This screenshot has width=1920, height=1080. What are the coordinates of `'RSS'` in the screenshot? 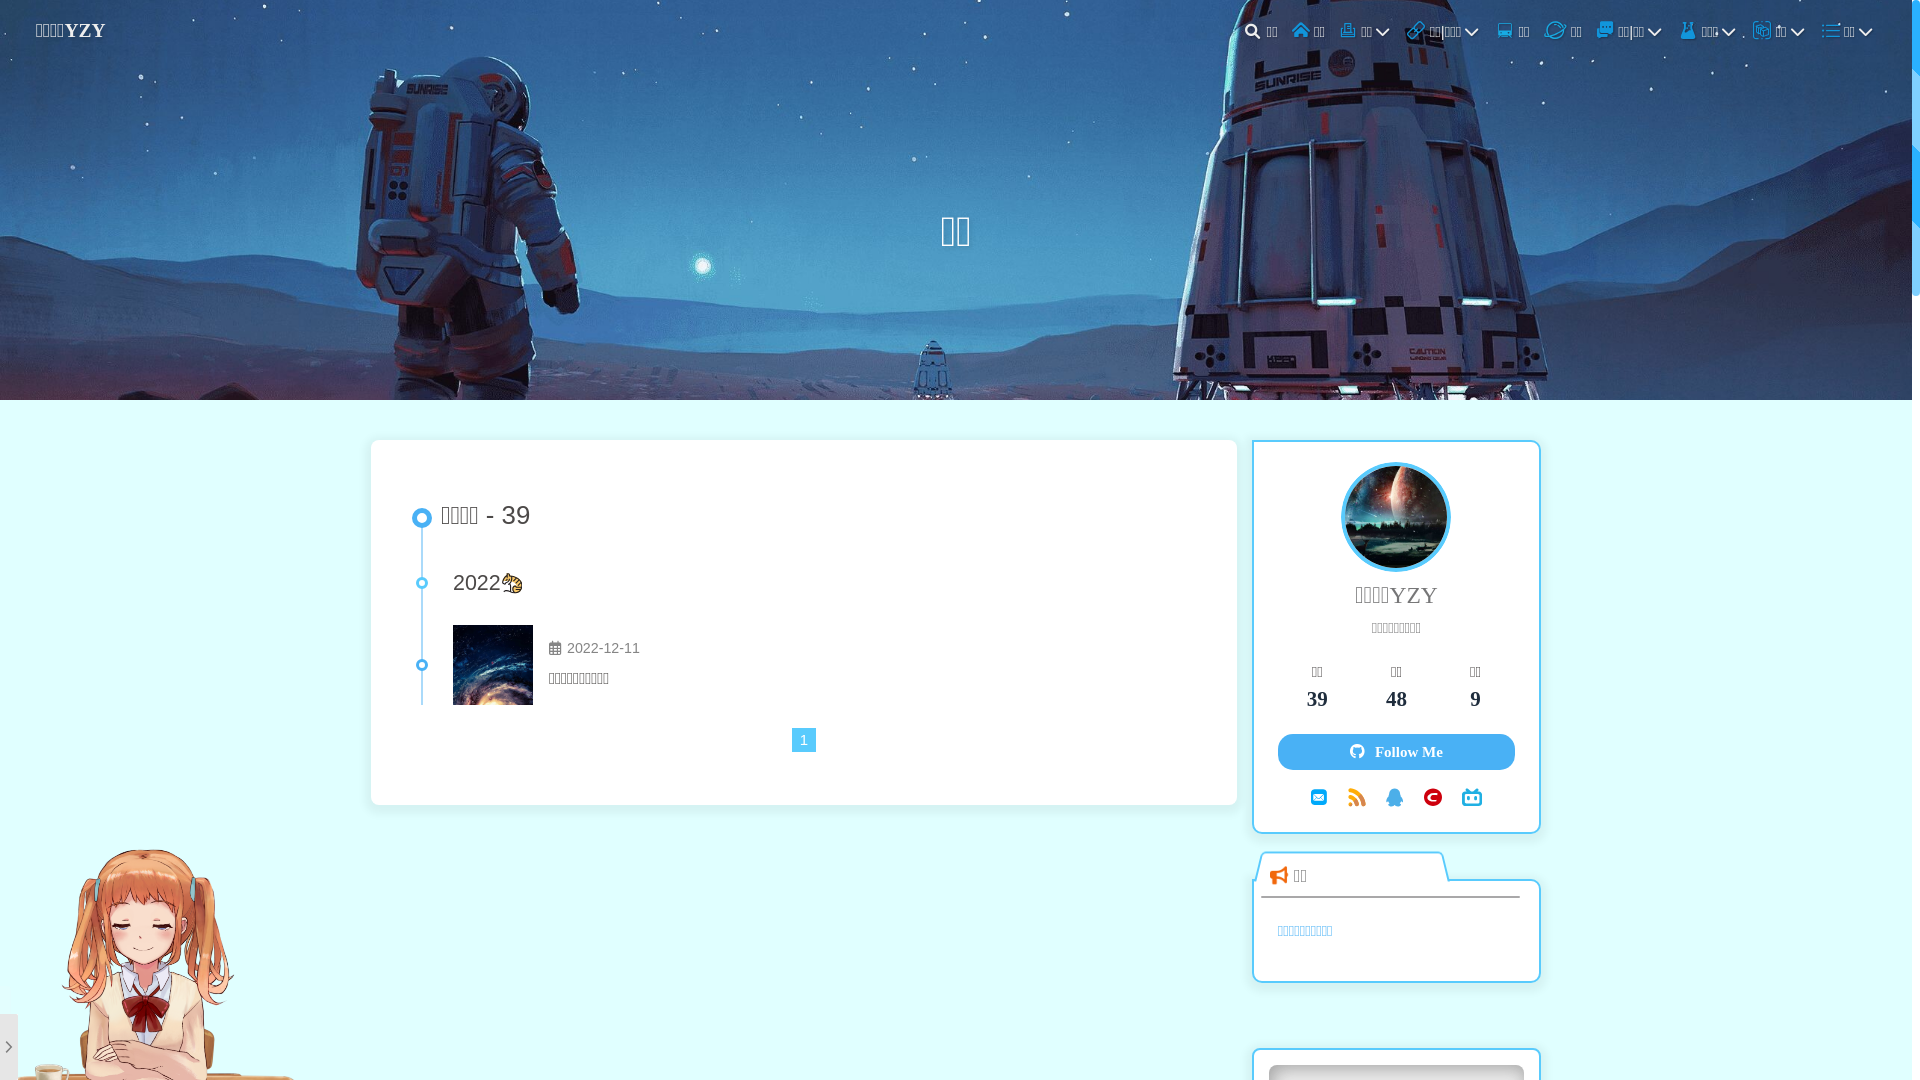 It's located at (1357, 796).